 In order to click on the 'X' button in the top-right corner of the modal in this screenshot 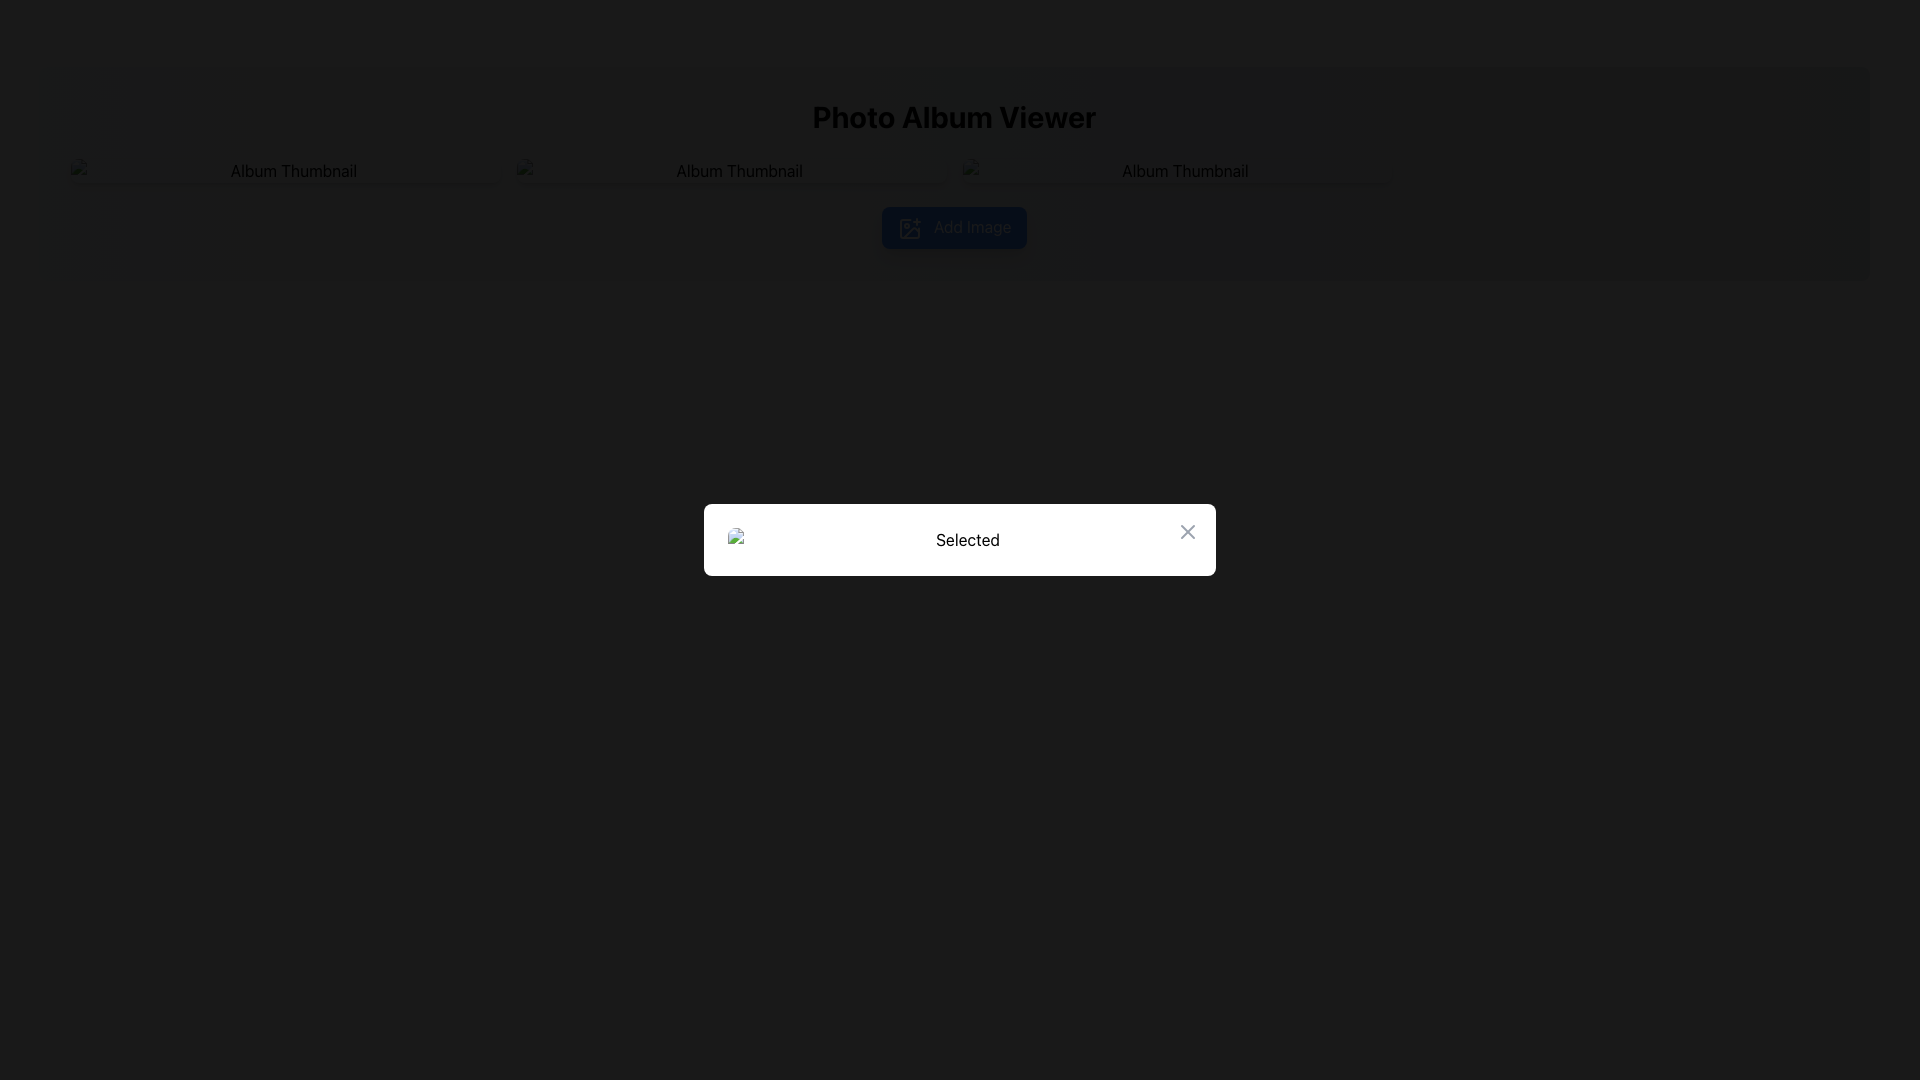, I will do `click(1188, 531)`.